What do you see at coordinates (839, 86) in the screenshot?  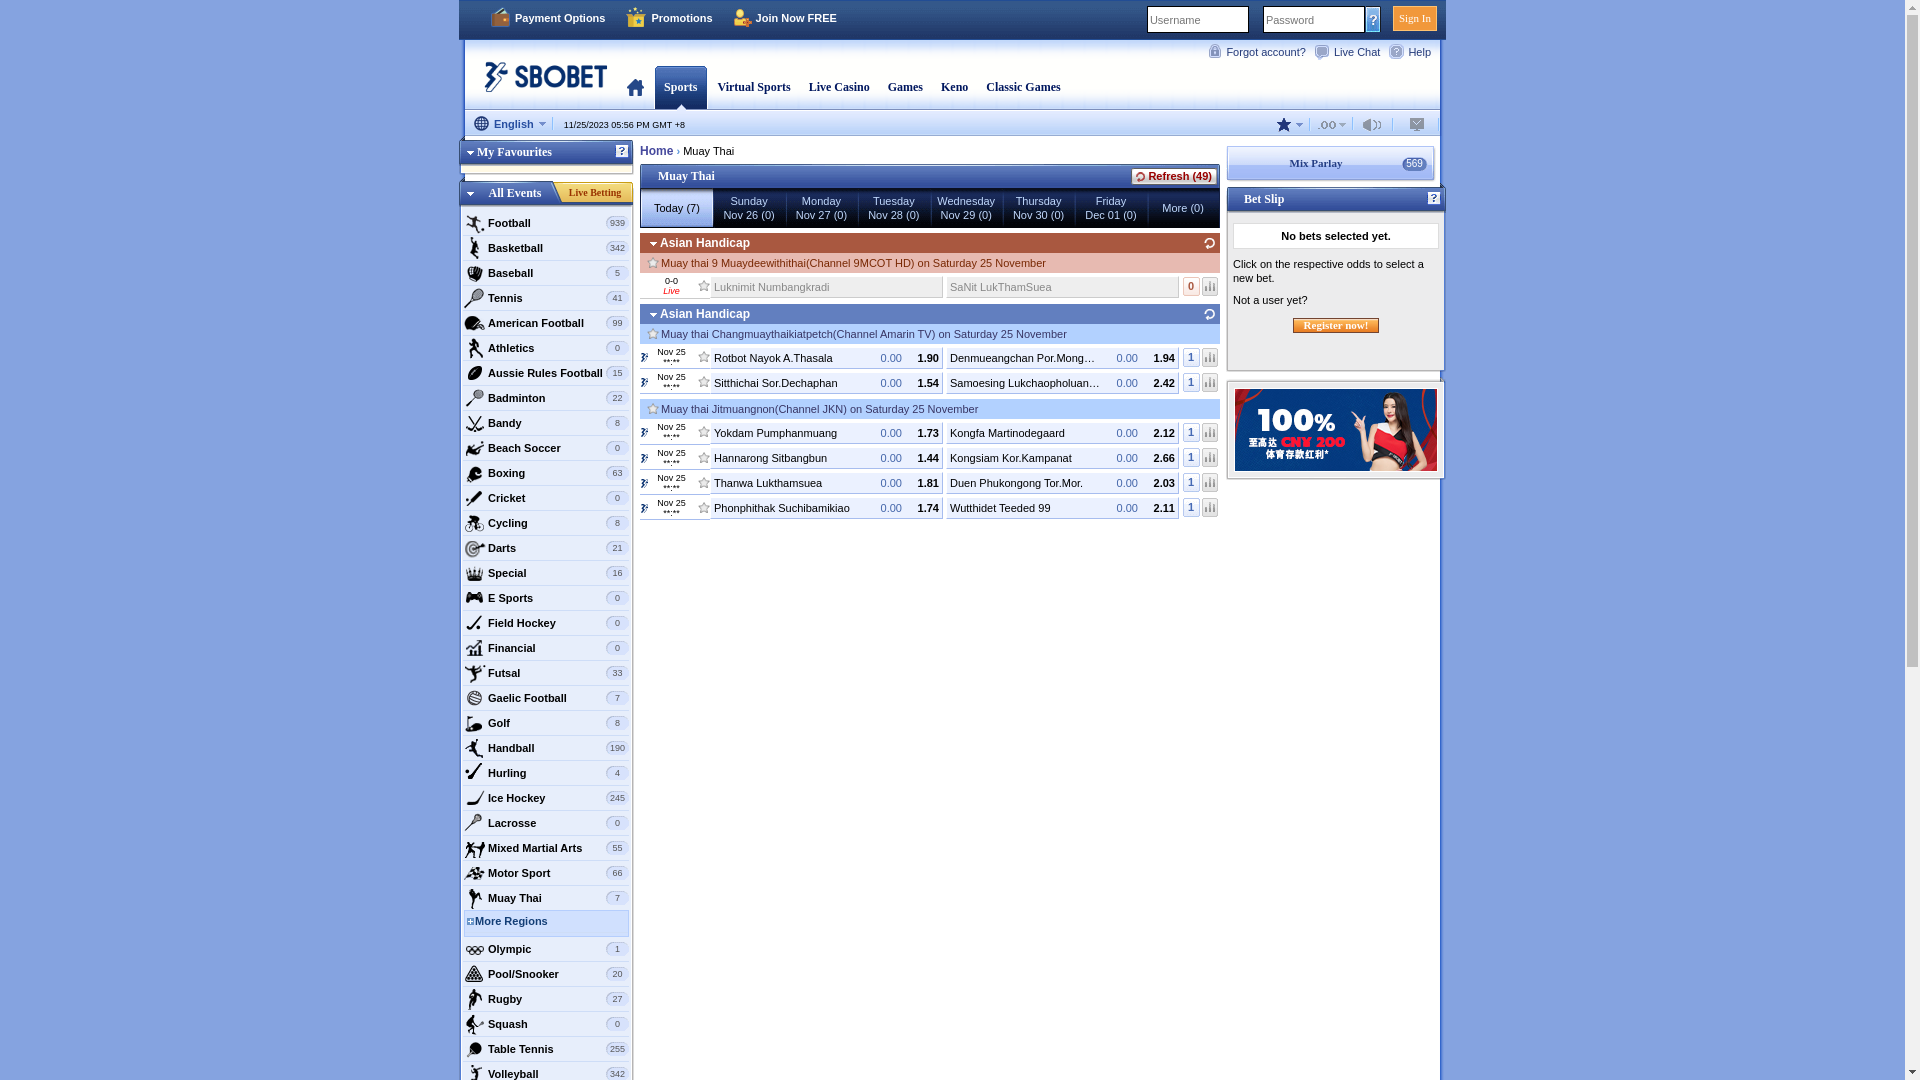 I see `'Live Casino'` at bounding box center [839, 86].